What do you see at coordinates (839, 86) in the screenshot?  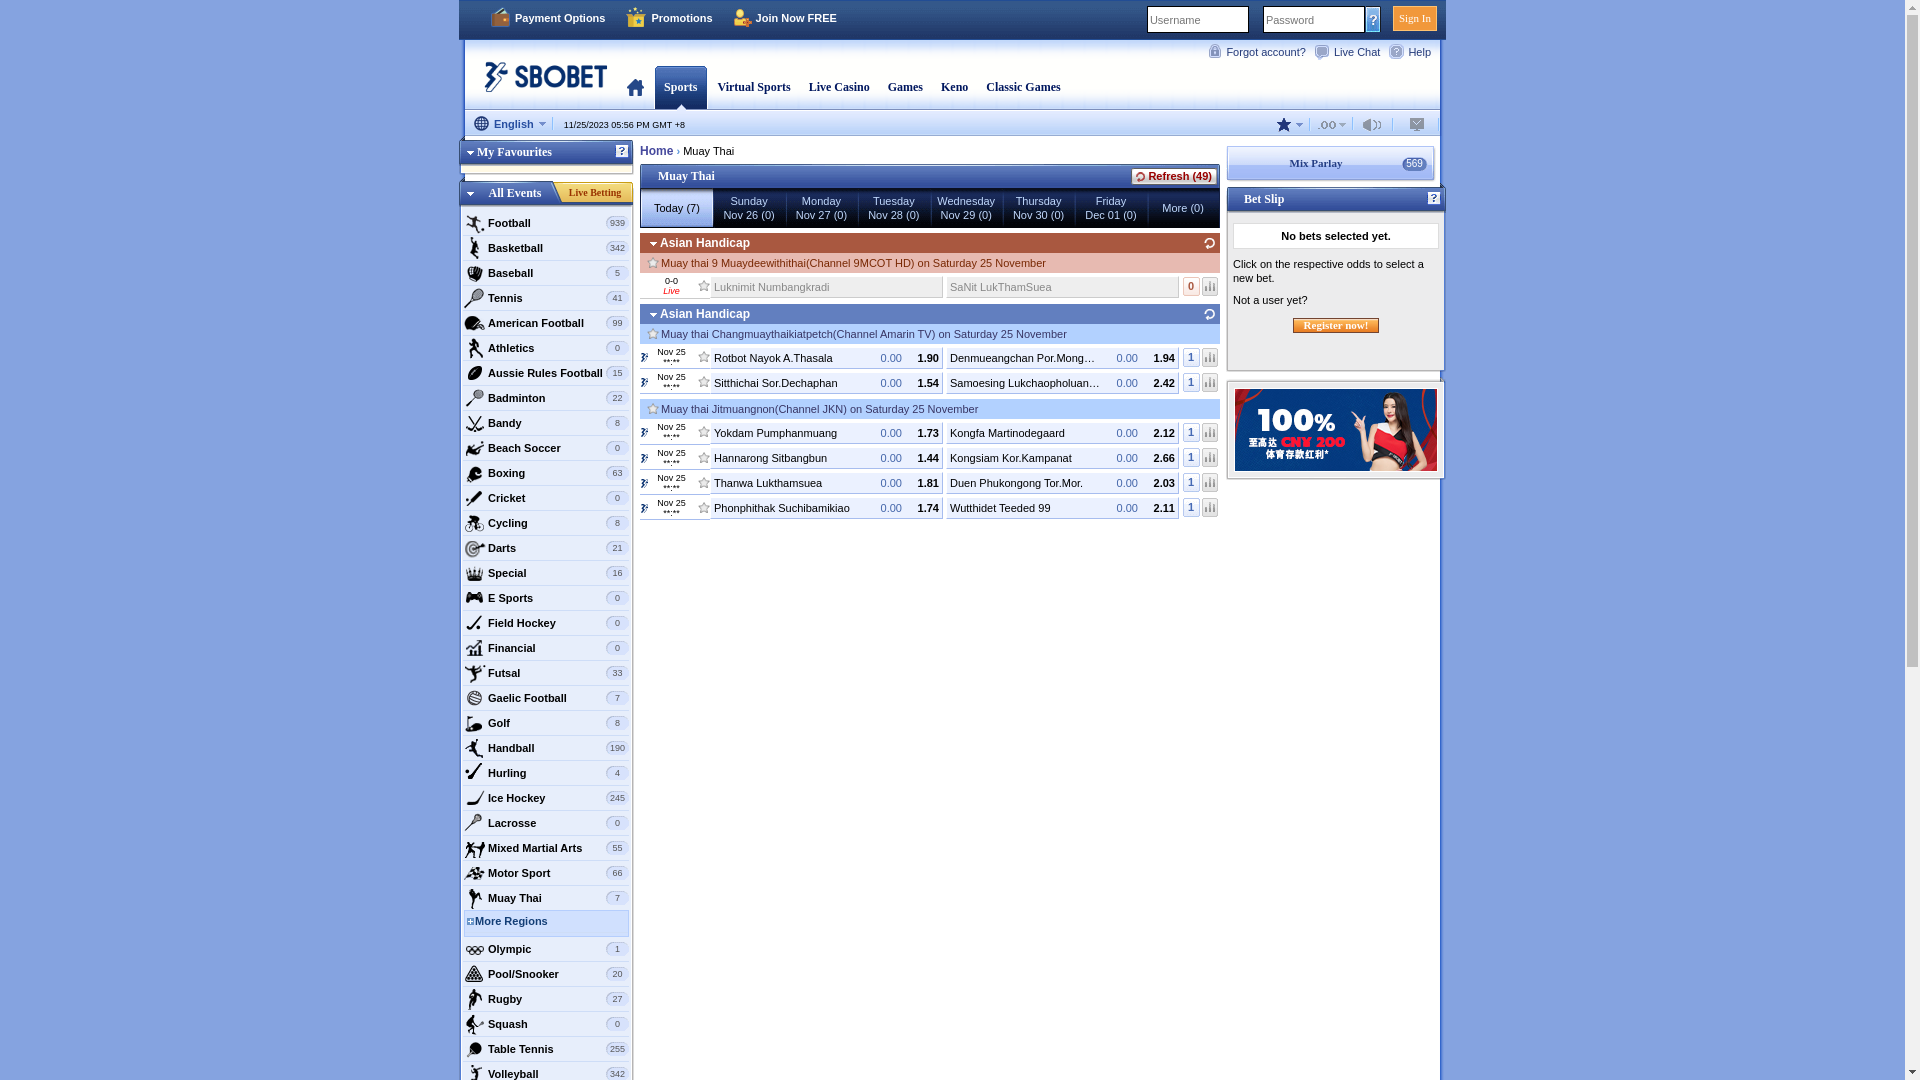 I see `'Live Casino'` at bounding box center [839, 86].